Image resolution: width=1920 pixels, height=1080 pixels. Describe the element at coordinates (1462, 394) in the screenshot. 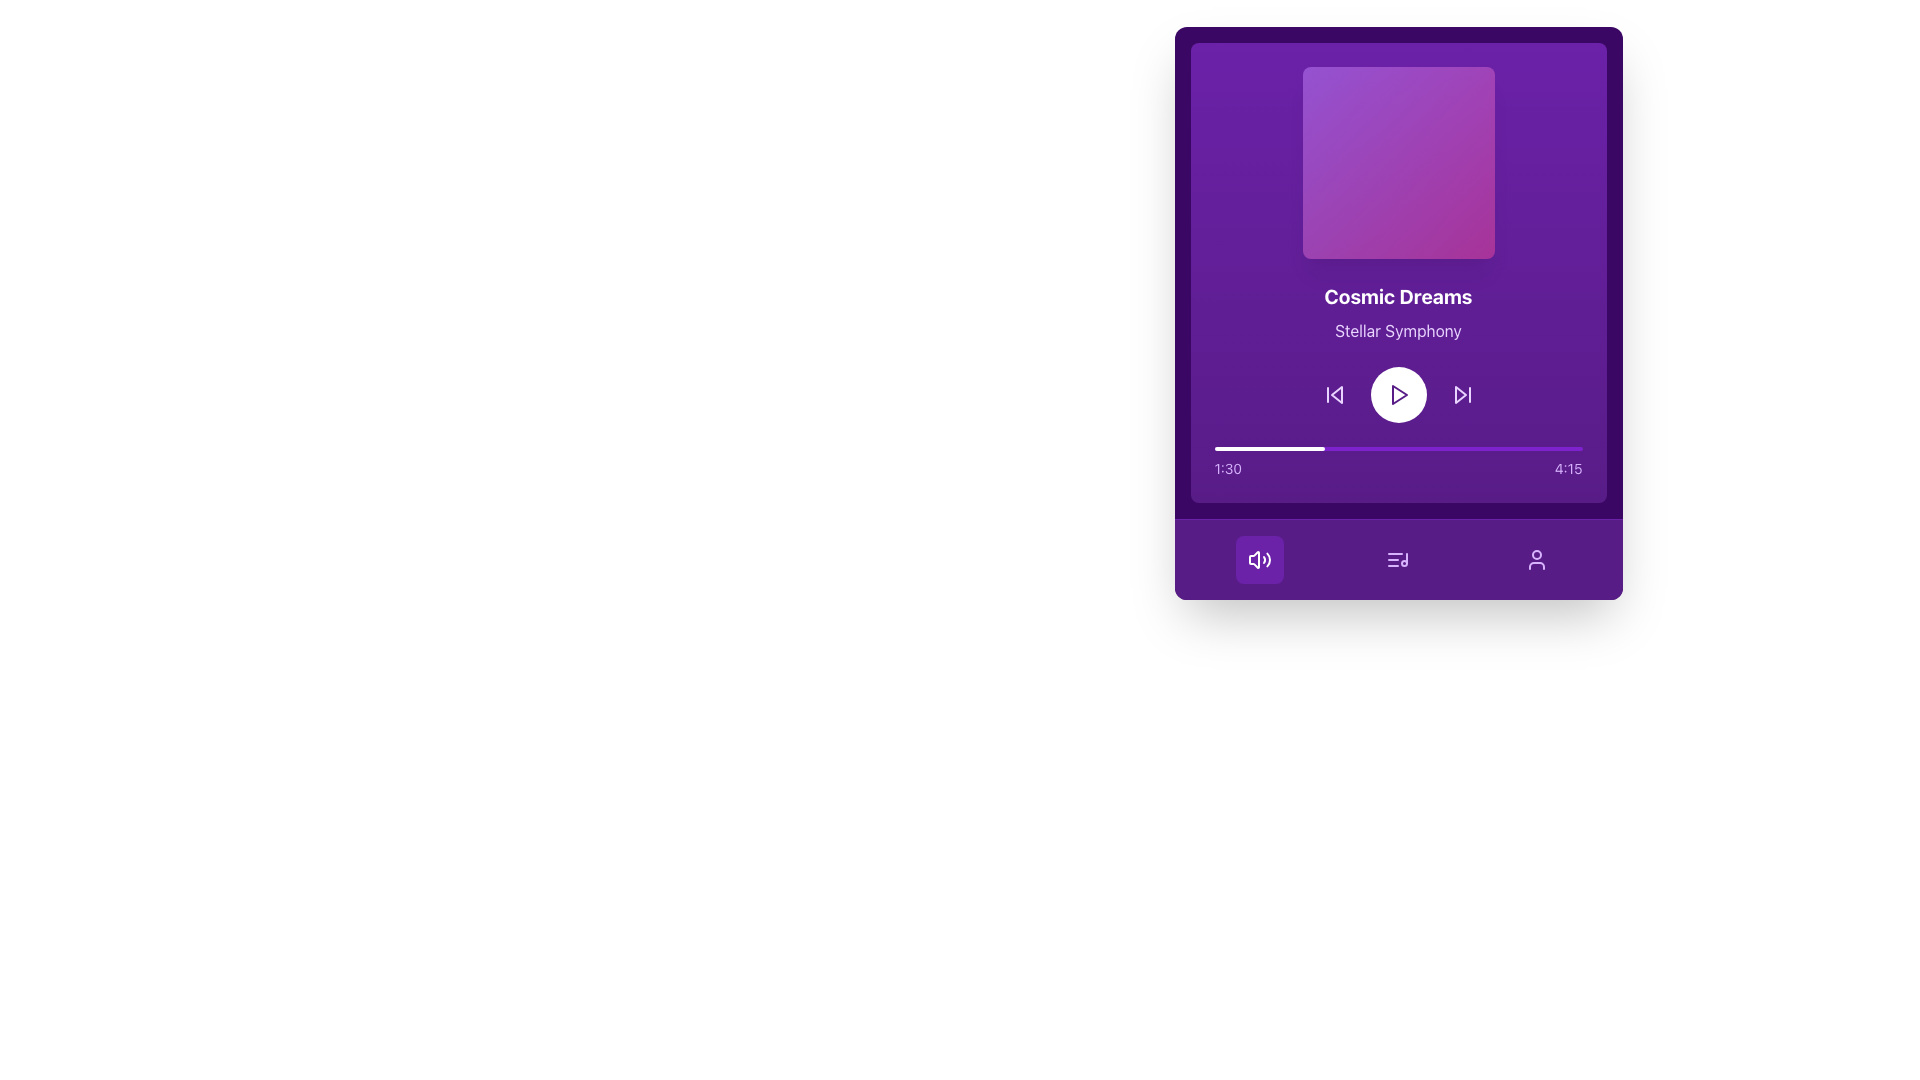

I see `the forward navigation button located to the right of the play button in the playback controls of the purple media player interface` at that location.